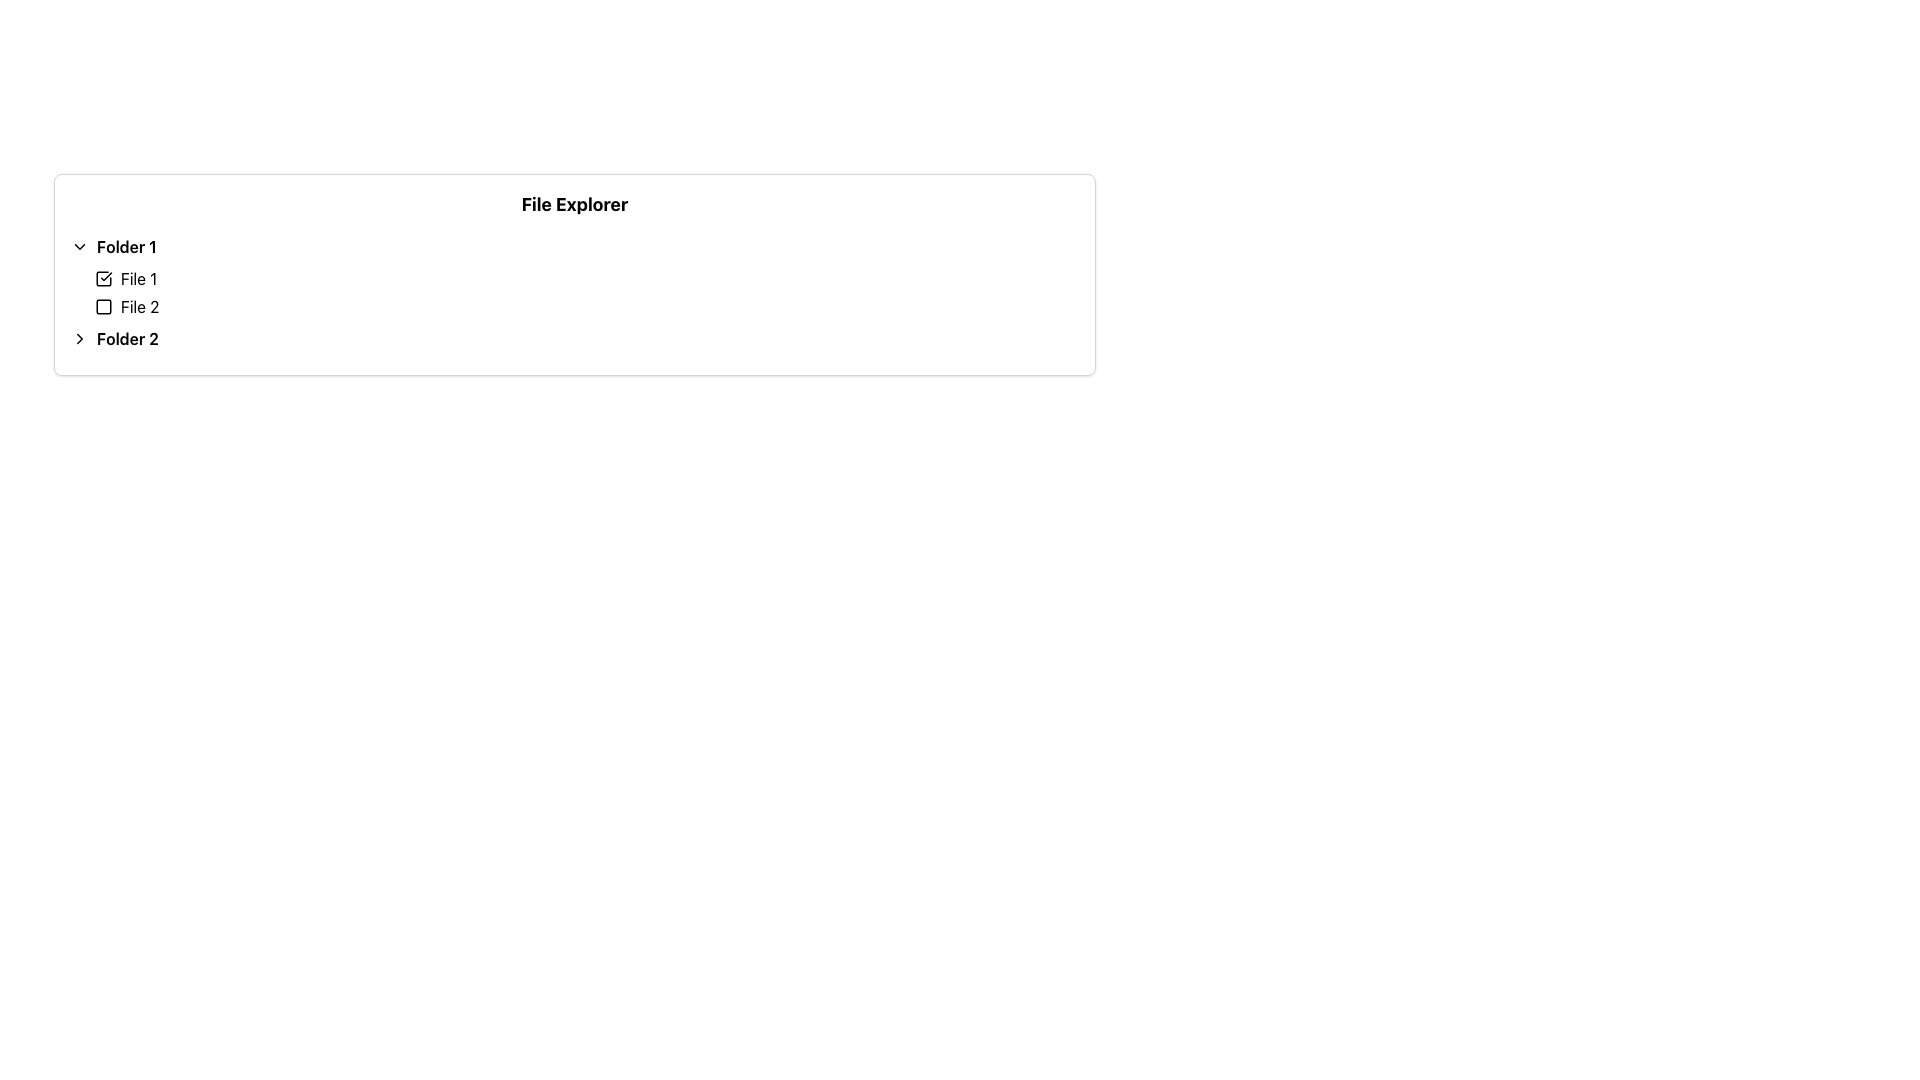  I want to click on the text label displaying 'Folder 2', which is part of a clickable folder entry and aligned with a chevron icon, so click(126, 338).